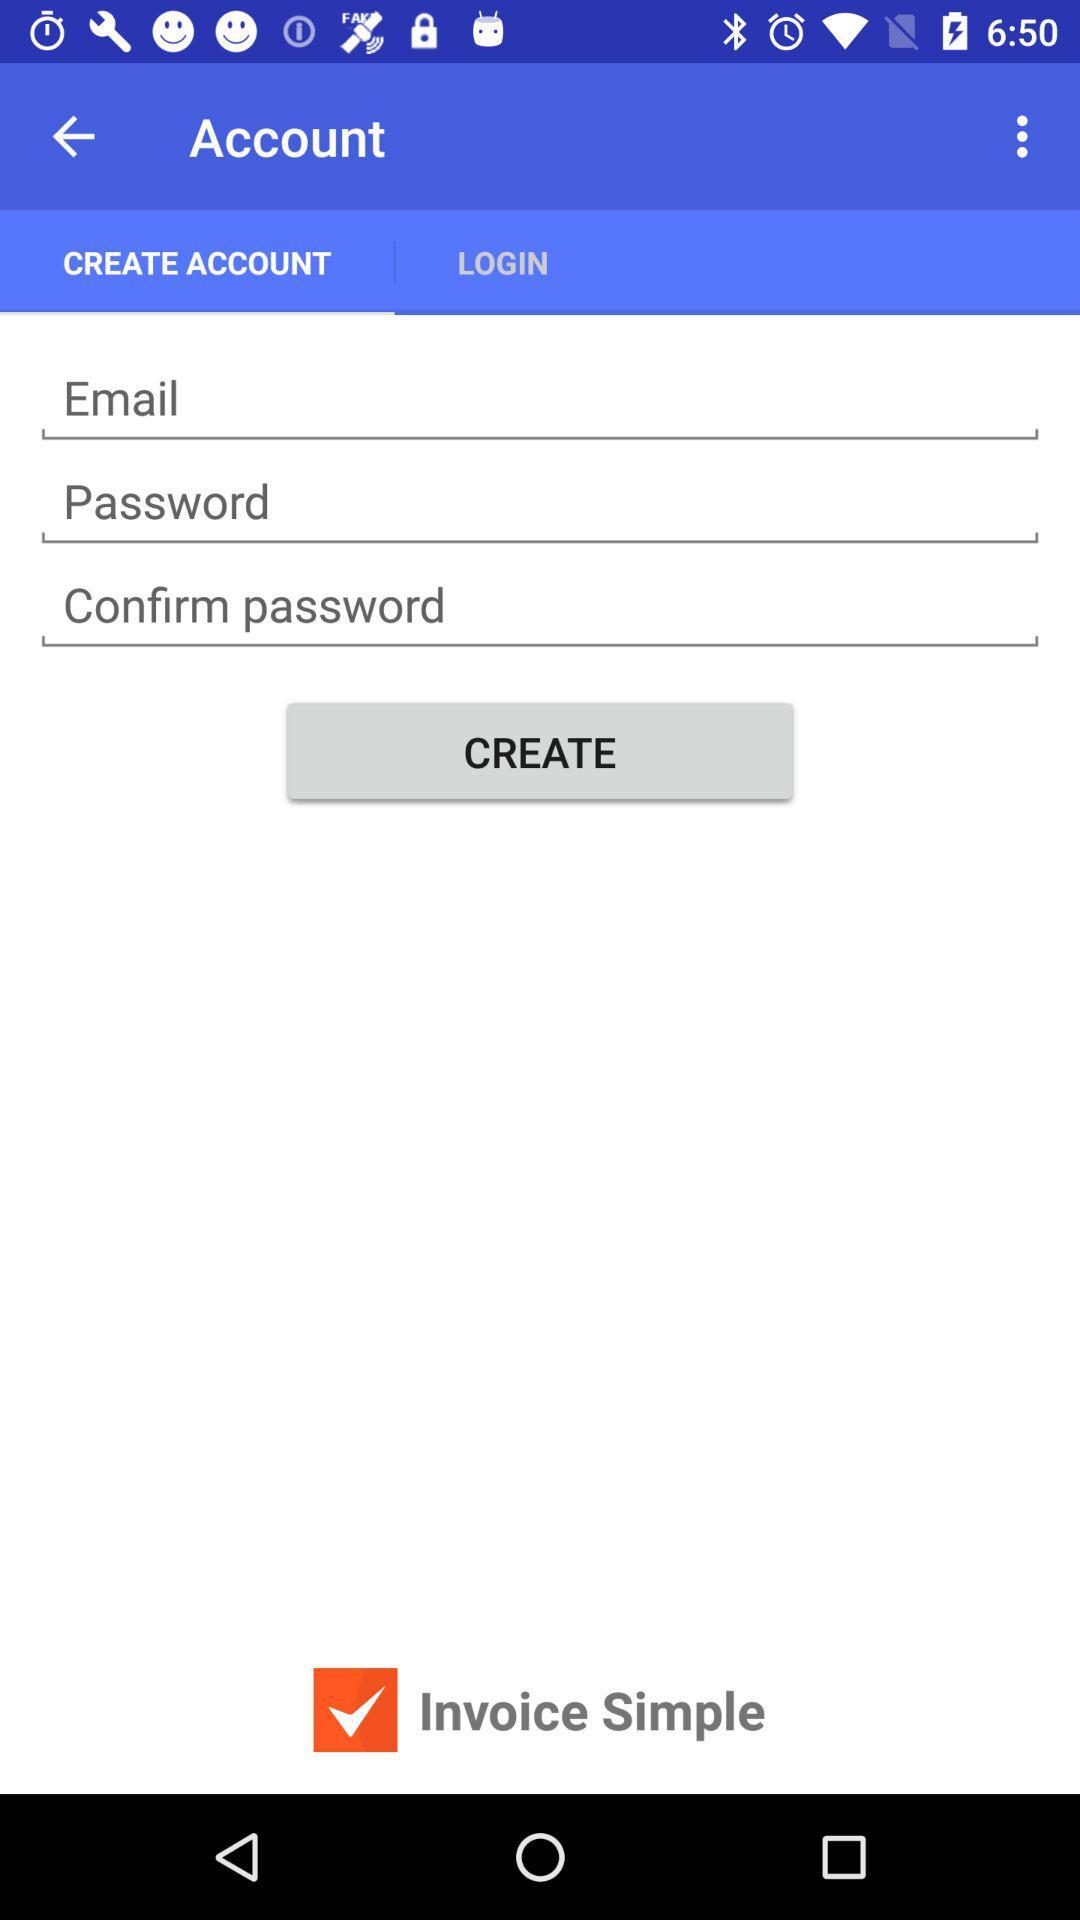  What do you see at coordinates (1027, 135) in the screenshot?
I see `the app next to the login icon` at bounding box center [1027, 135].